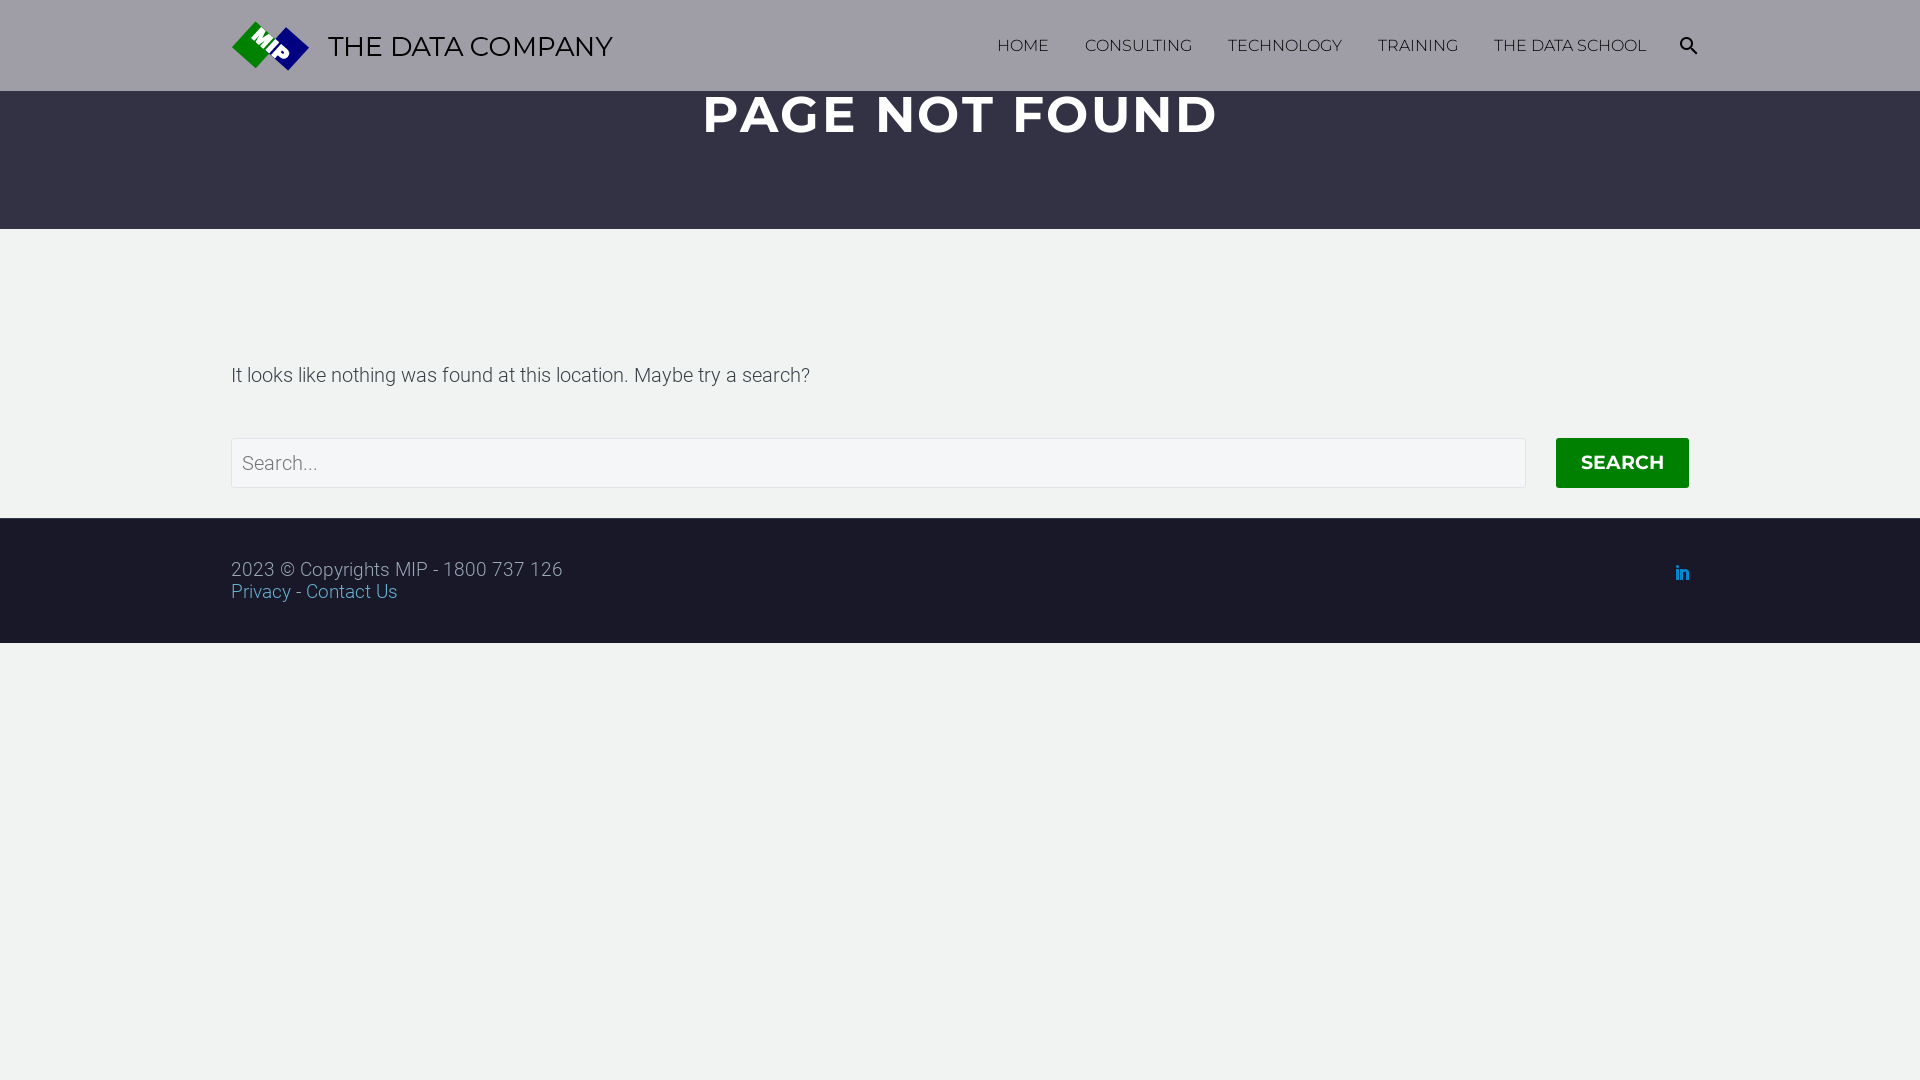  Describe the element at coordinates (1568, 45) in the screenshot. I see `'THE DATA SCHOOL'` at that location.